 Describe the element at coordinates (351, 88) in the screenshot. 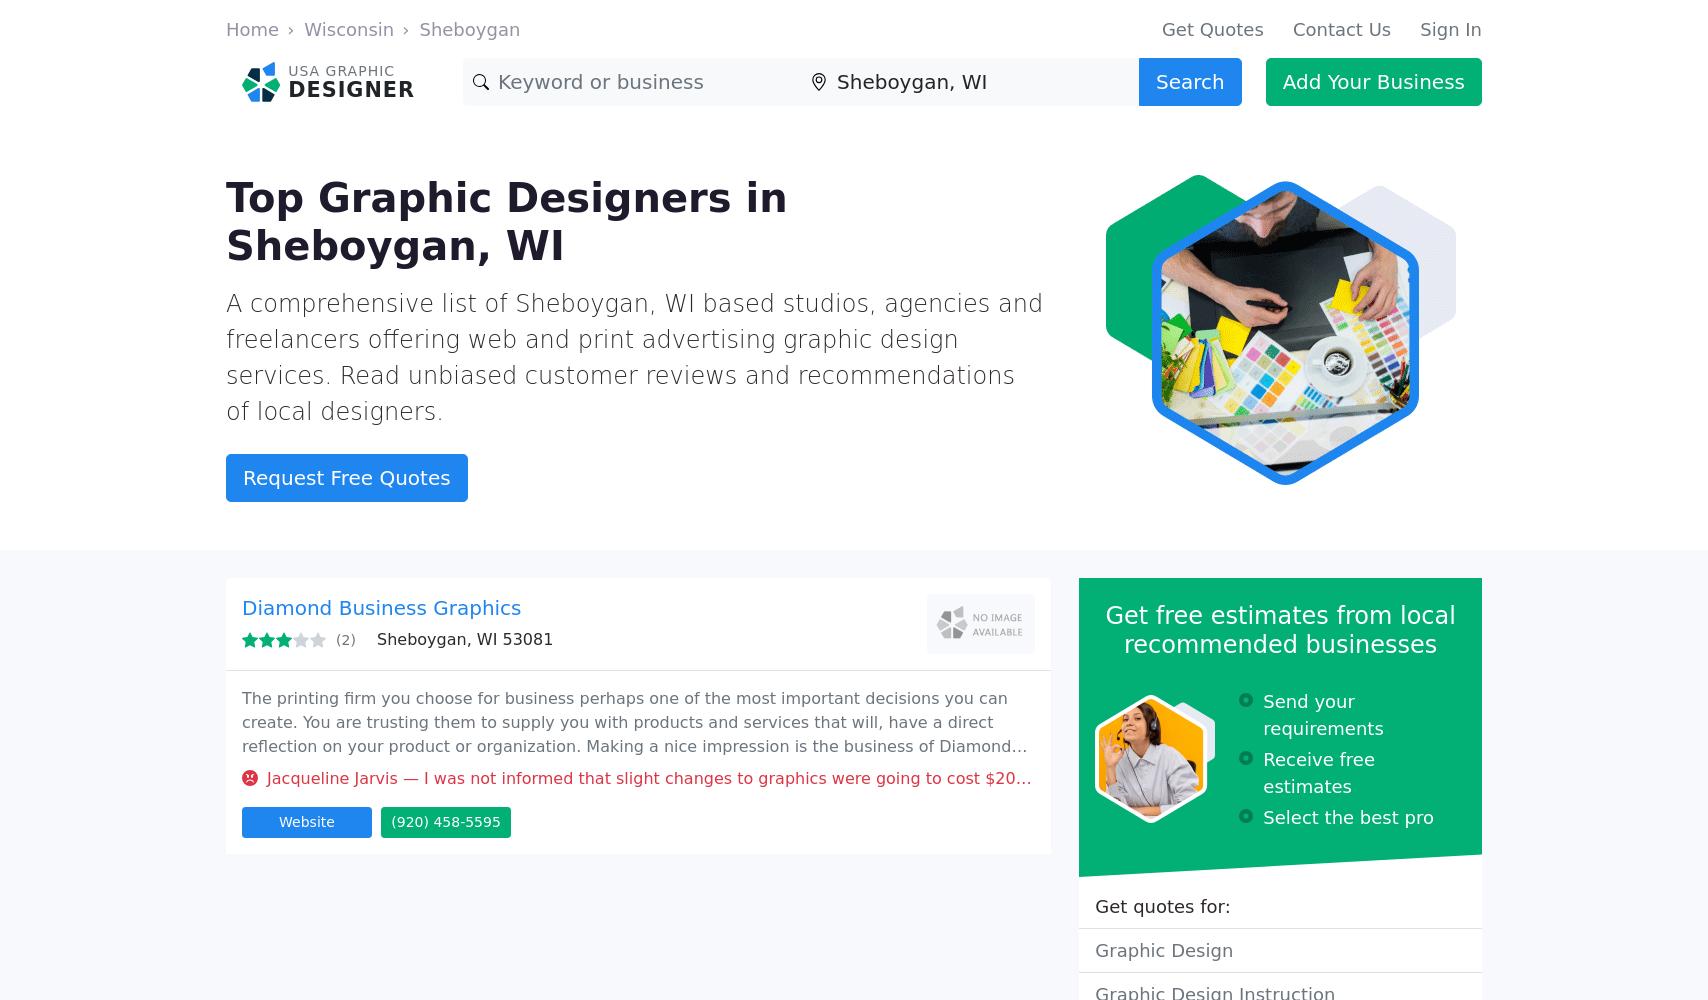

I see `'Designer'` at that location.